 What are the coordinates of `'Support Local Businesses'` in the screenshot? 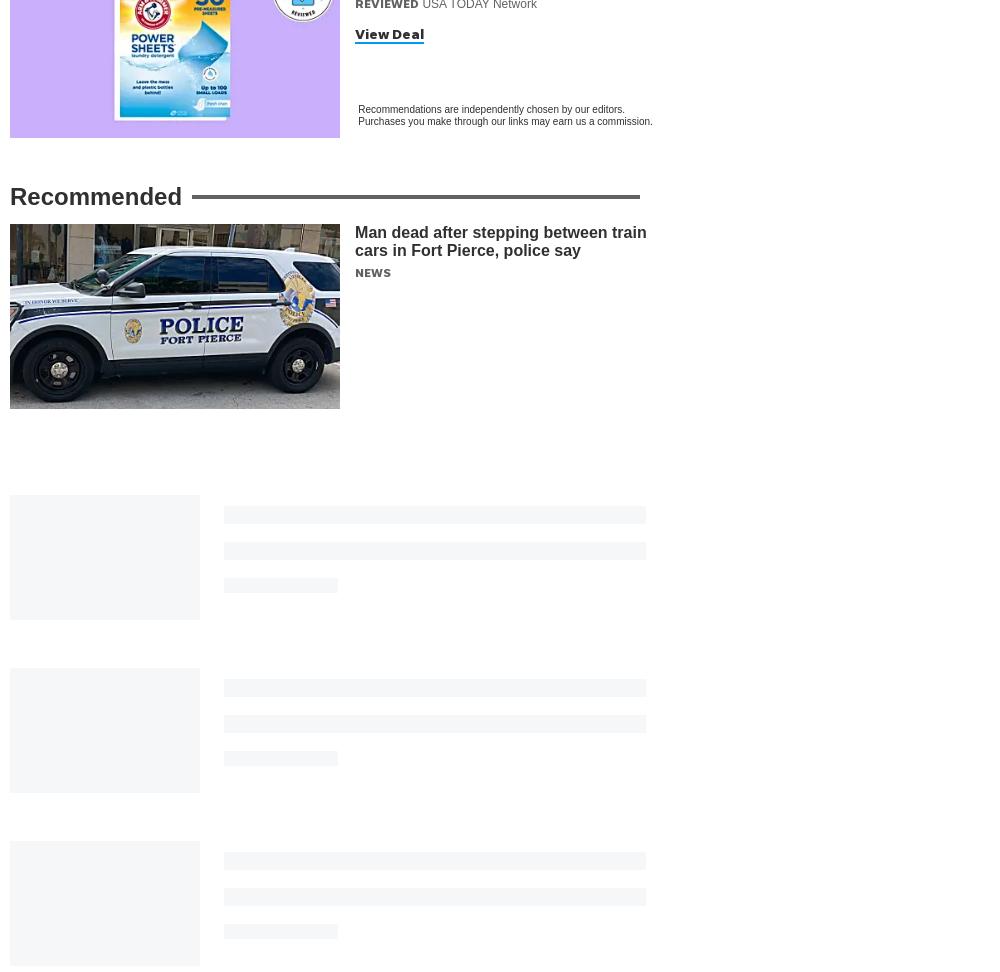 It's located at (310, 820).